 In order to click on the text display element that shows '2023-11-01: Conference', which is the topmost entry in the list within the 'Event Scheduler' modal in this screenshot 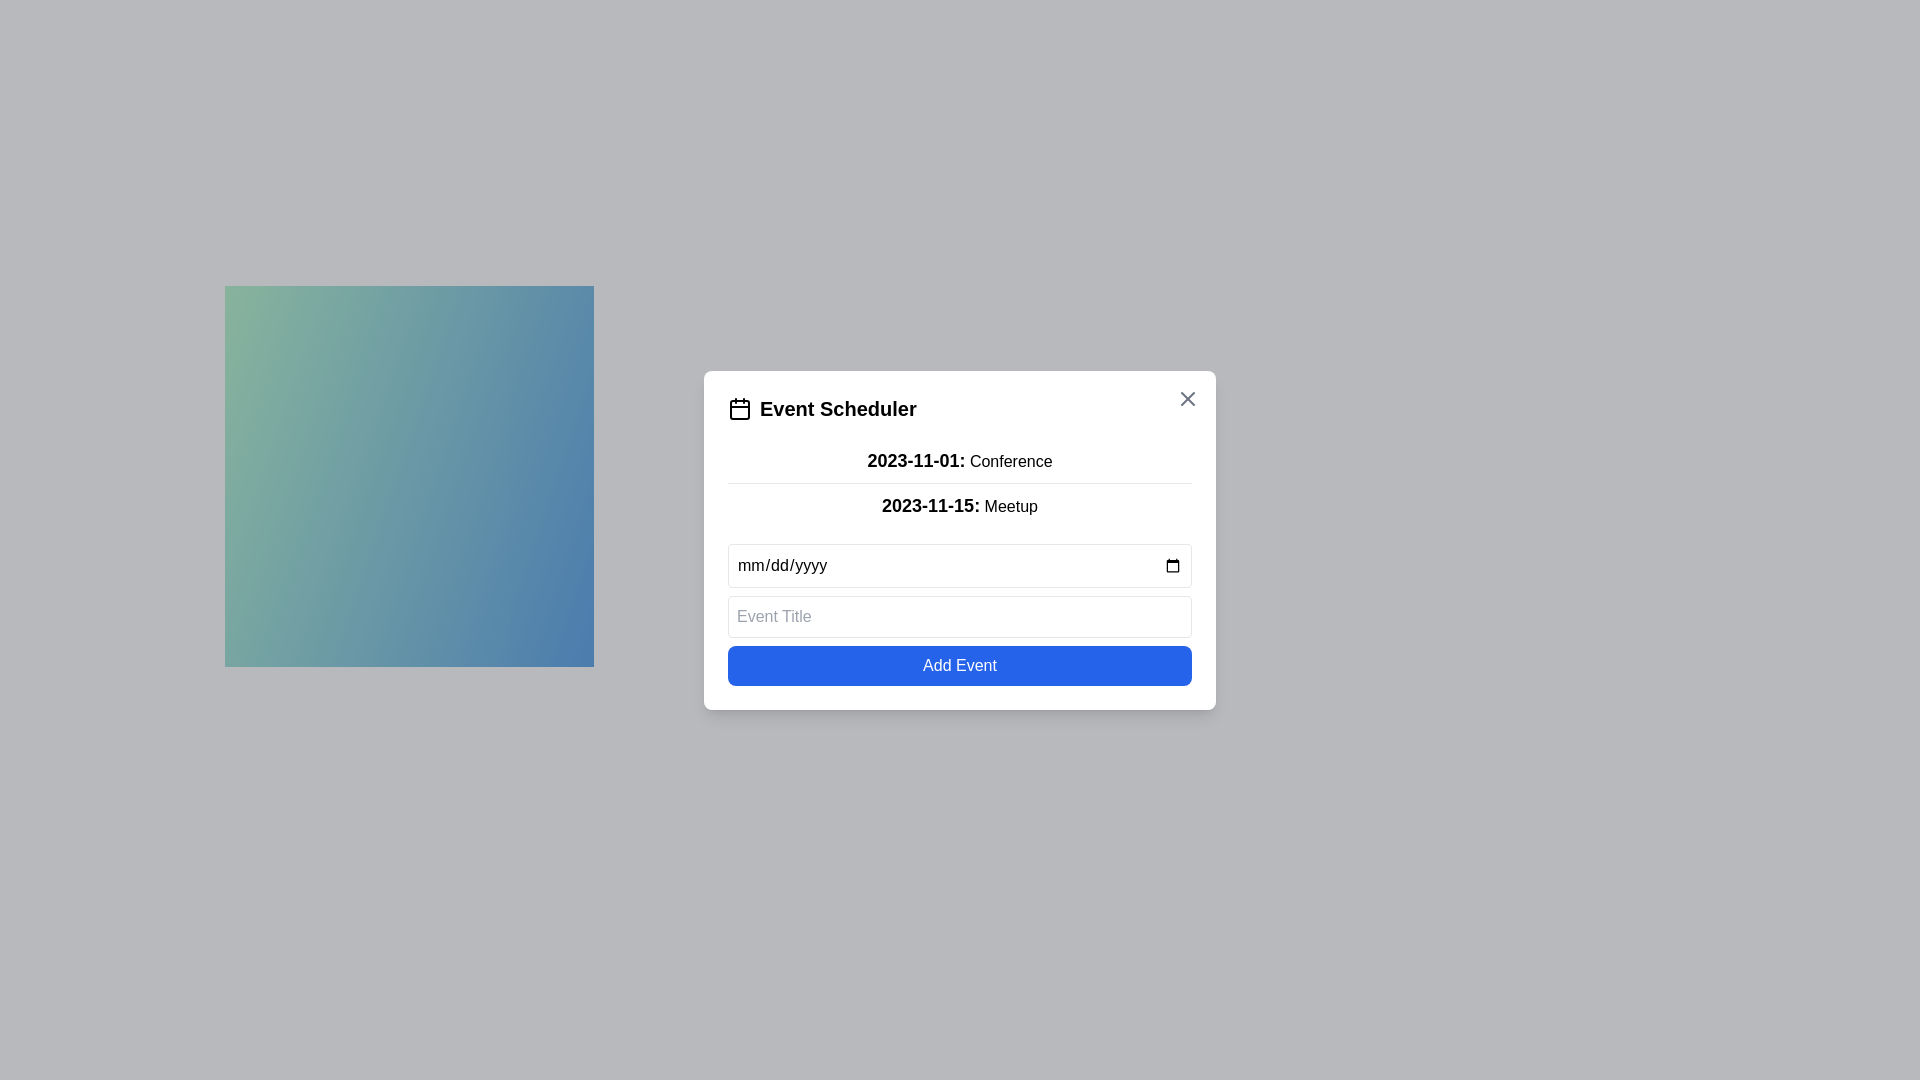, I will do `click(960, 459)`.